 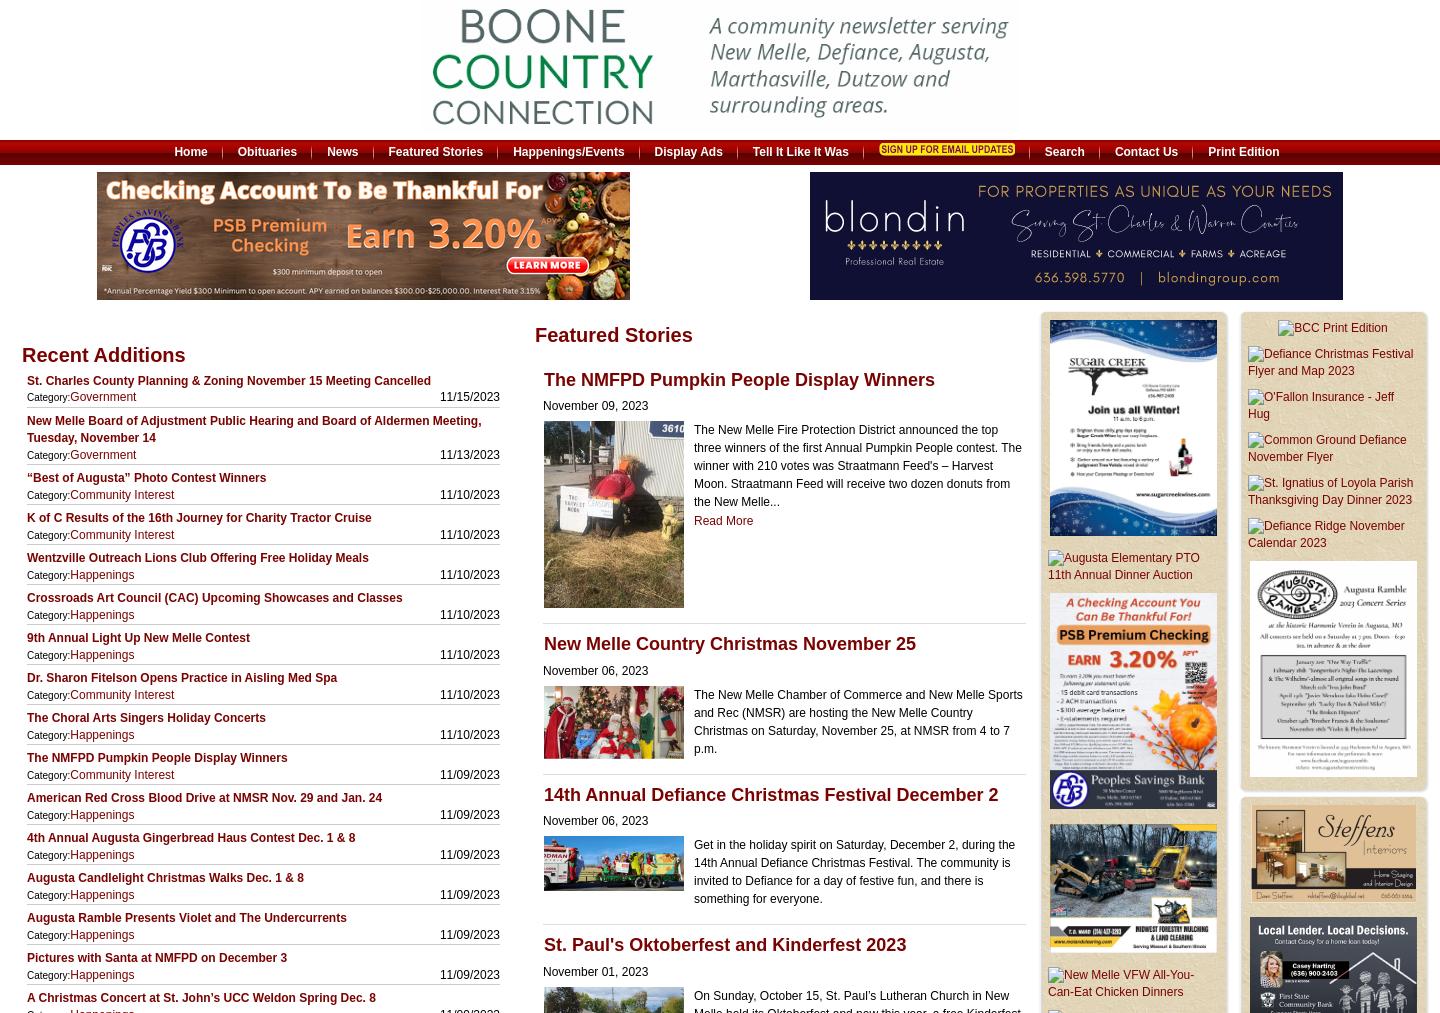 I want to click on 'Recent Additions', so click(x=103, y=354).